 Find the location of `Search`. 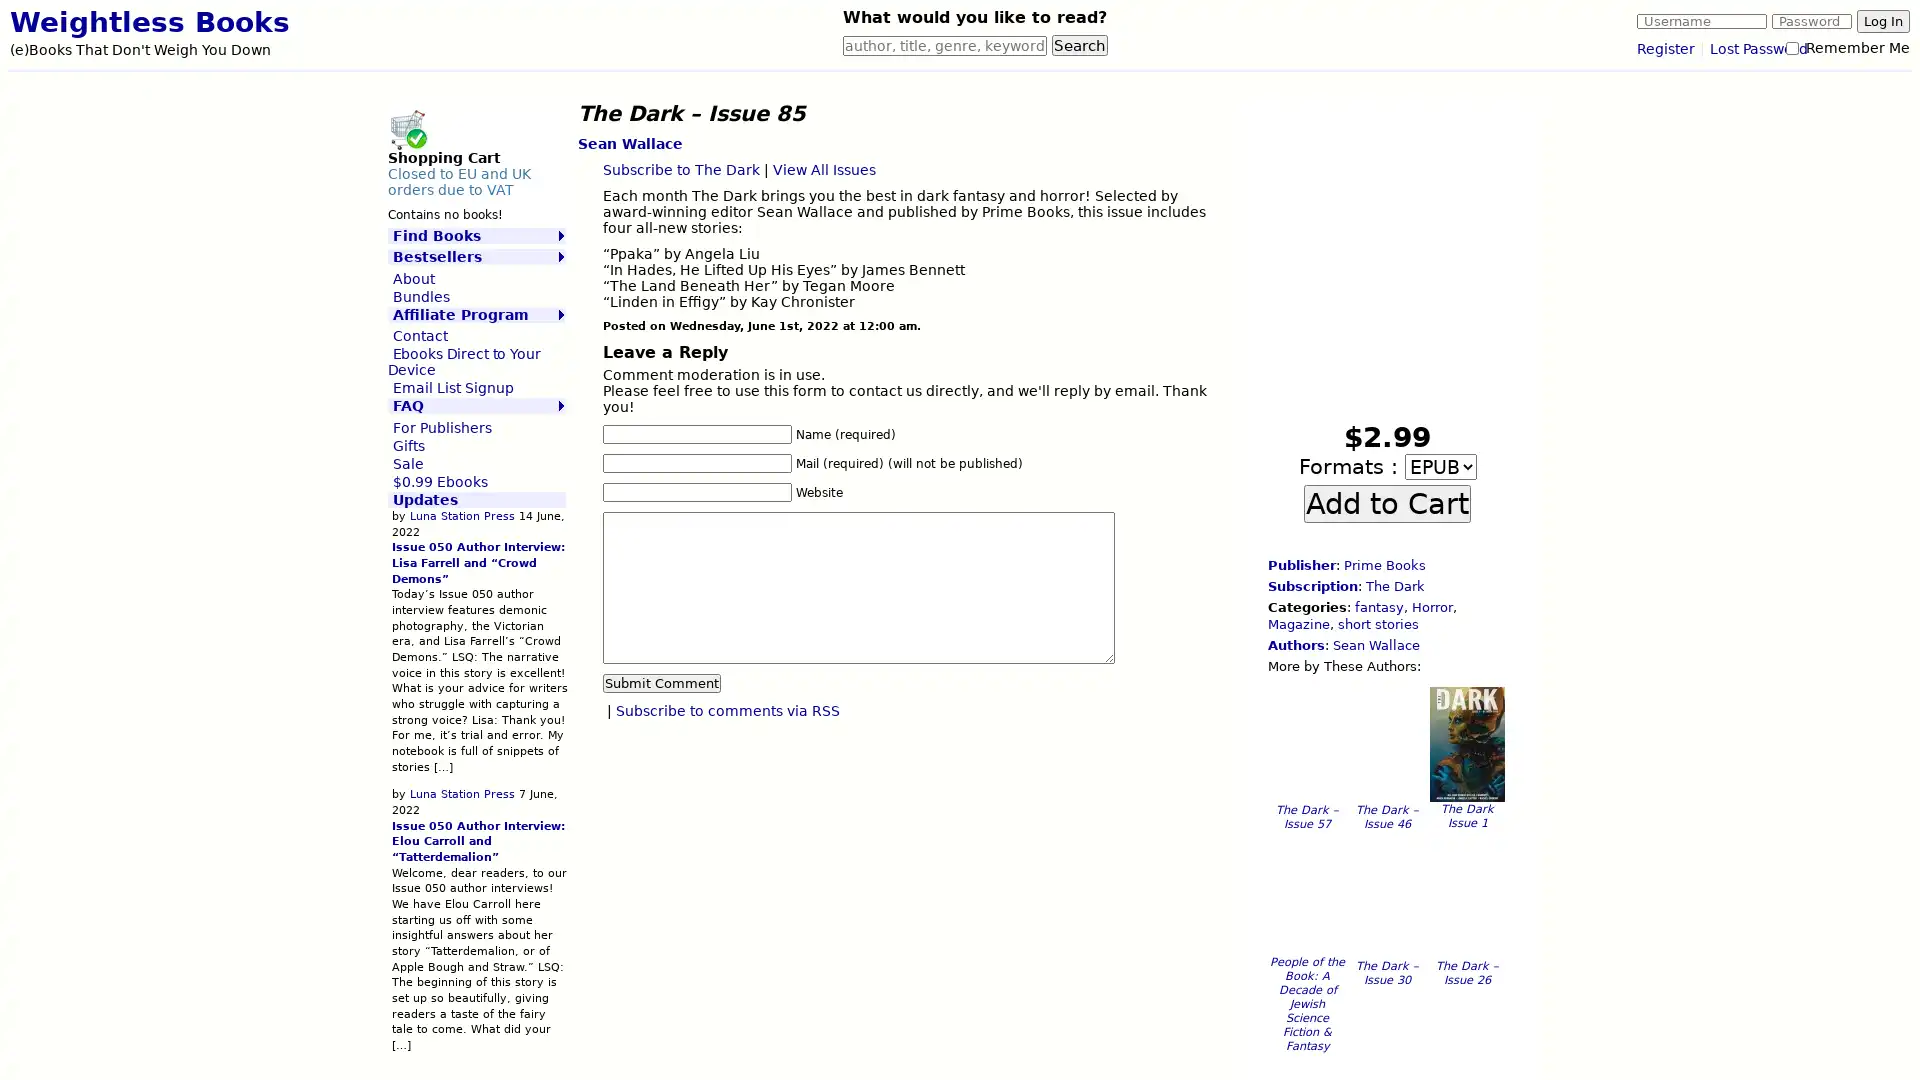

Search is located at coordinates (1079, 45).